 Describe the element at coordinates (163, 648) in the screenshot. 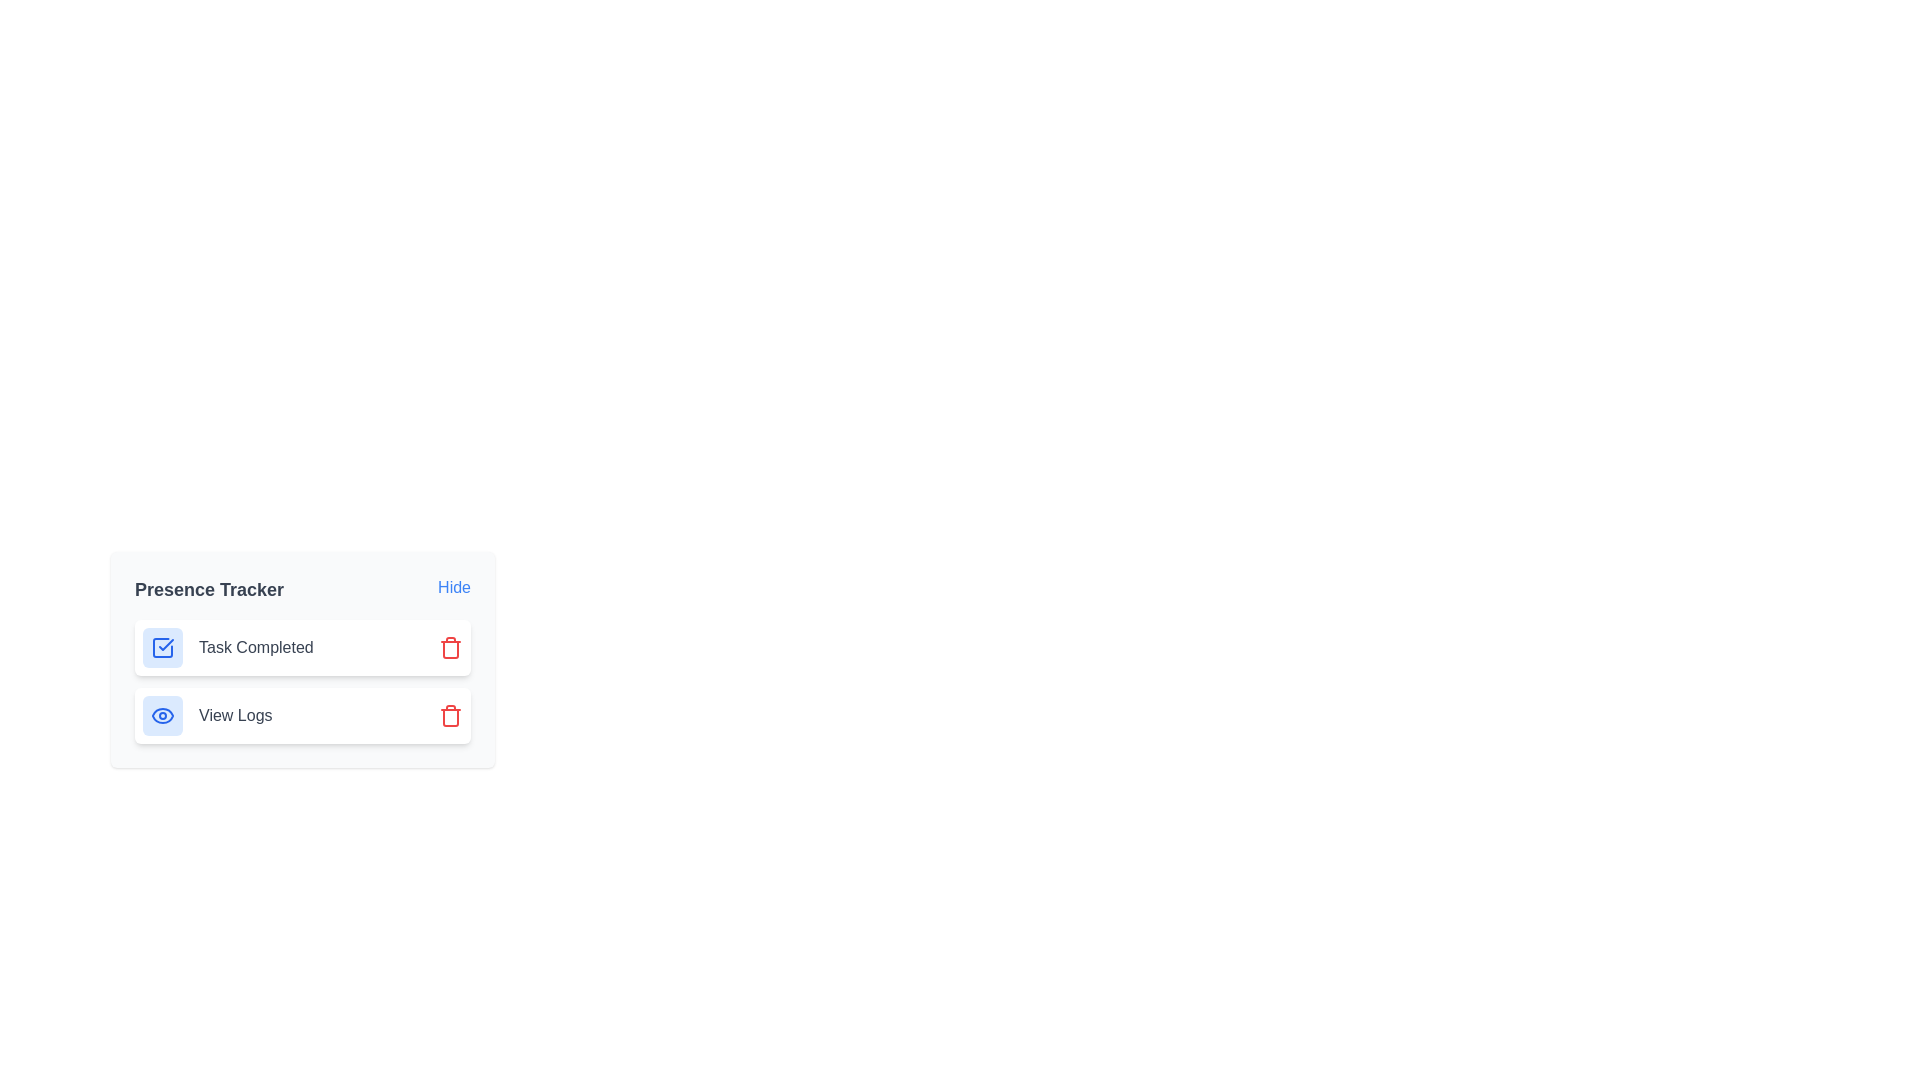

I see `the checkbox icon in the first row labeled 'Task Completed', identifiable by its square shape with rounded corners` at that location.